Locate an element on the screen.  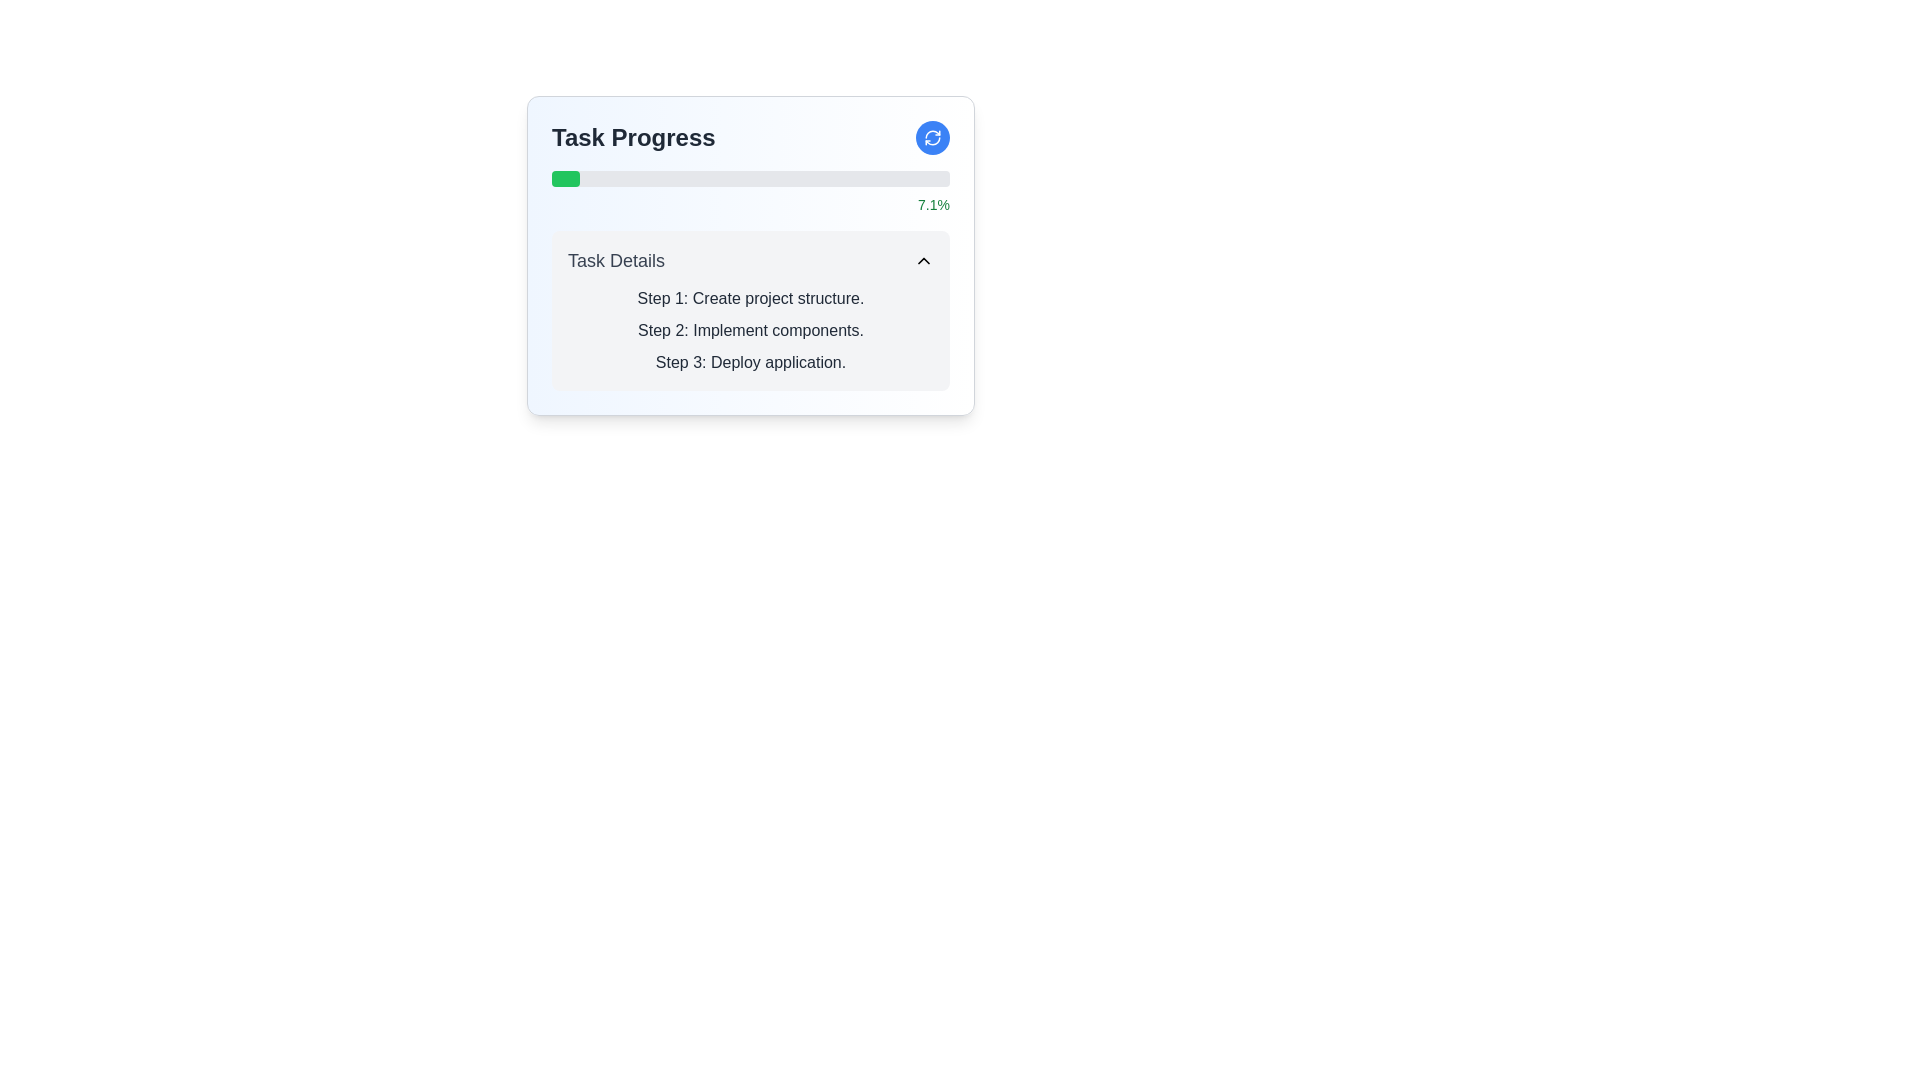
the Interactive SVG icon (chevron) located at the top-right corner of the 'Task Details' section is located at coordinates (923, 260).